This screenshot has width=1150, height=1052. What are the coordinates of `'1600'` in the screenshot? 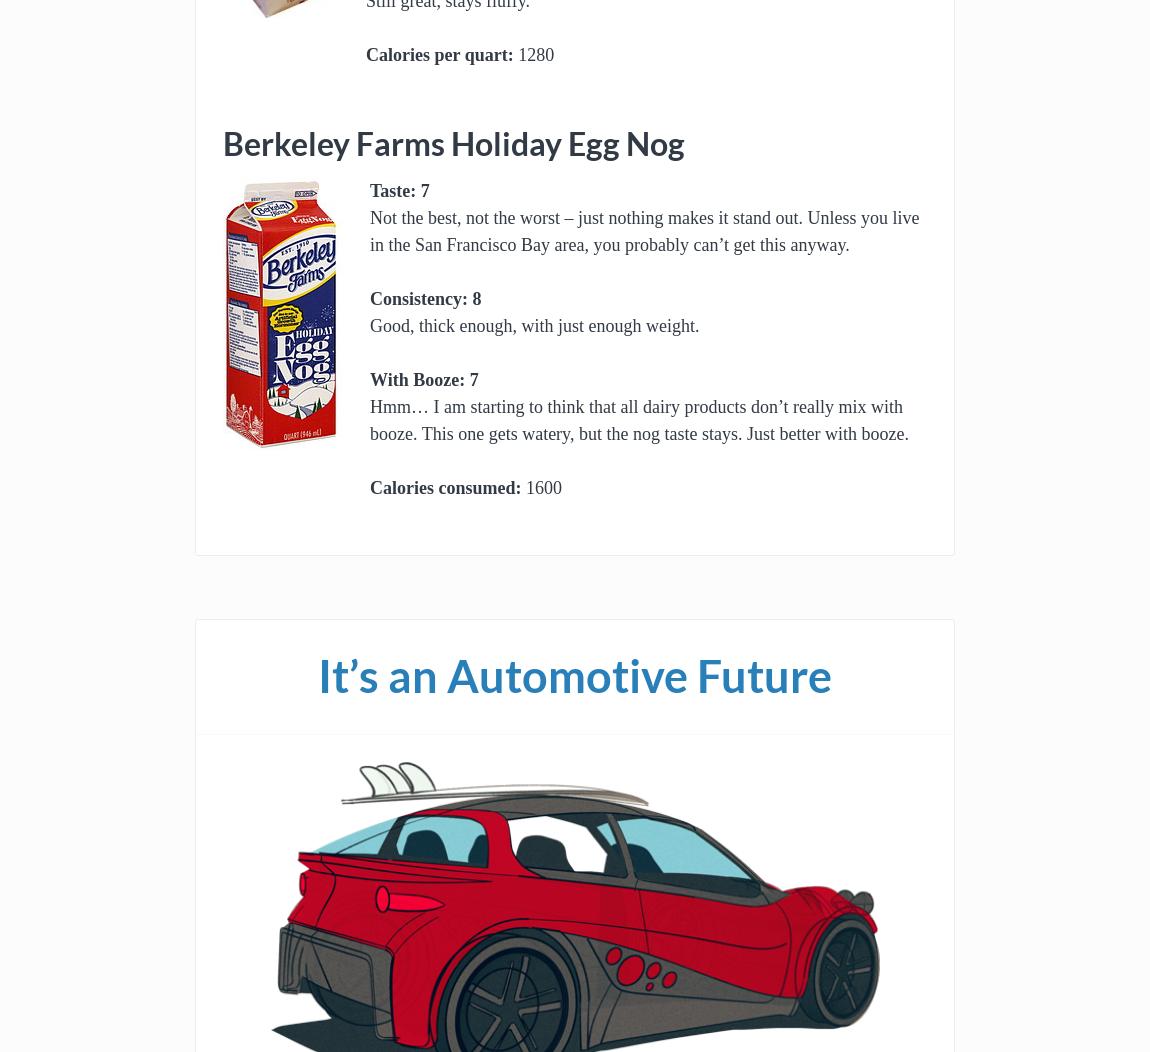 It's located at (541, 487).